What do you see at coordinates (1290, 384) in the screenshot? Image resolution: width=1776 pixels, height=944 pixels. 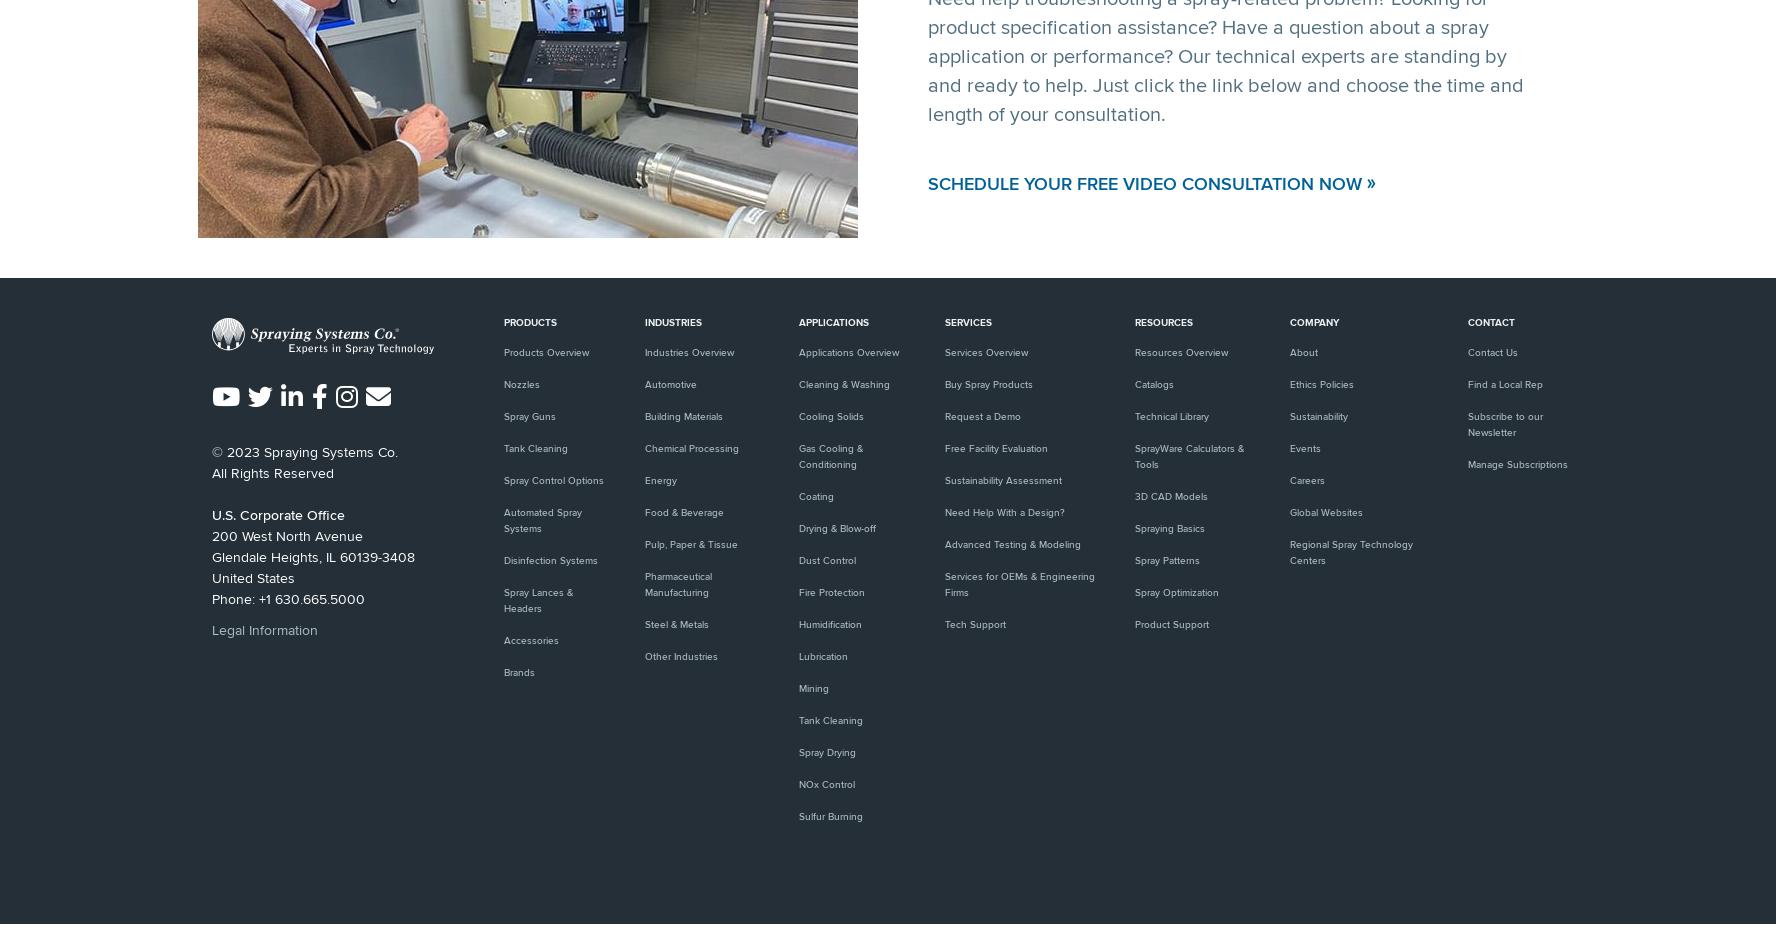 I see `'Ethics Policies'` at bounding box center [1290, 384].